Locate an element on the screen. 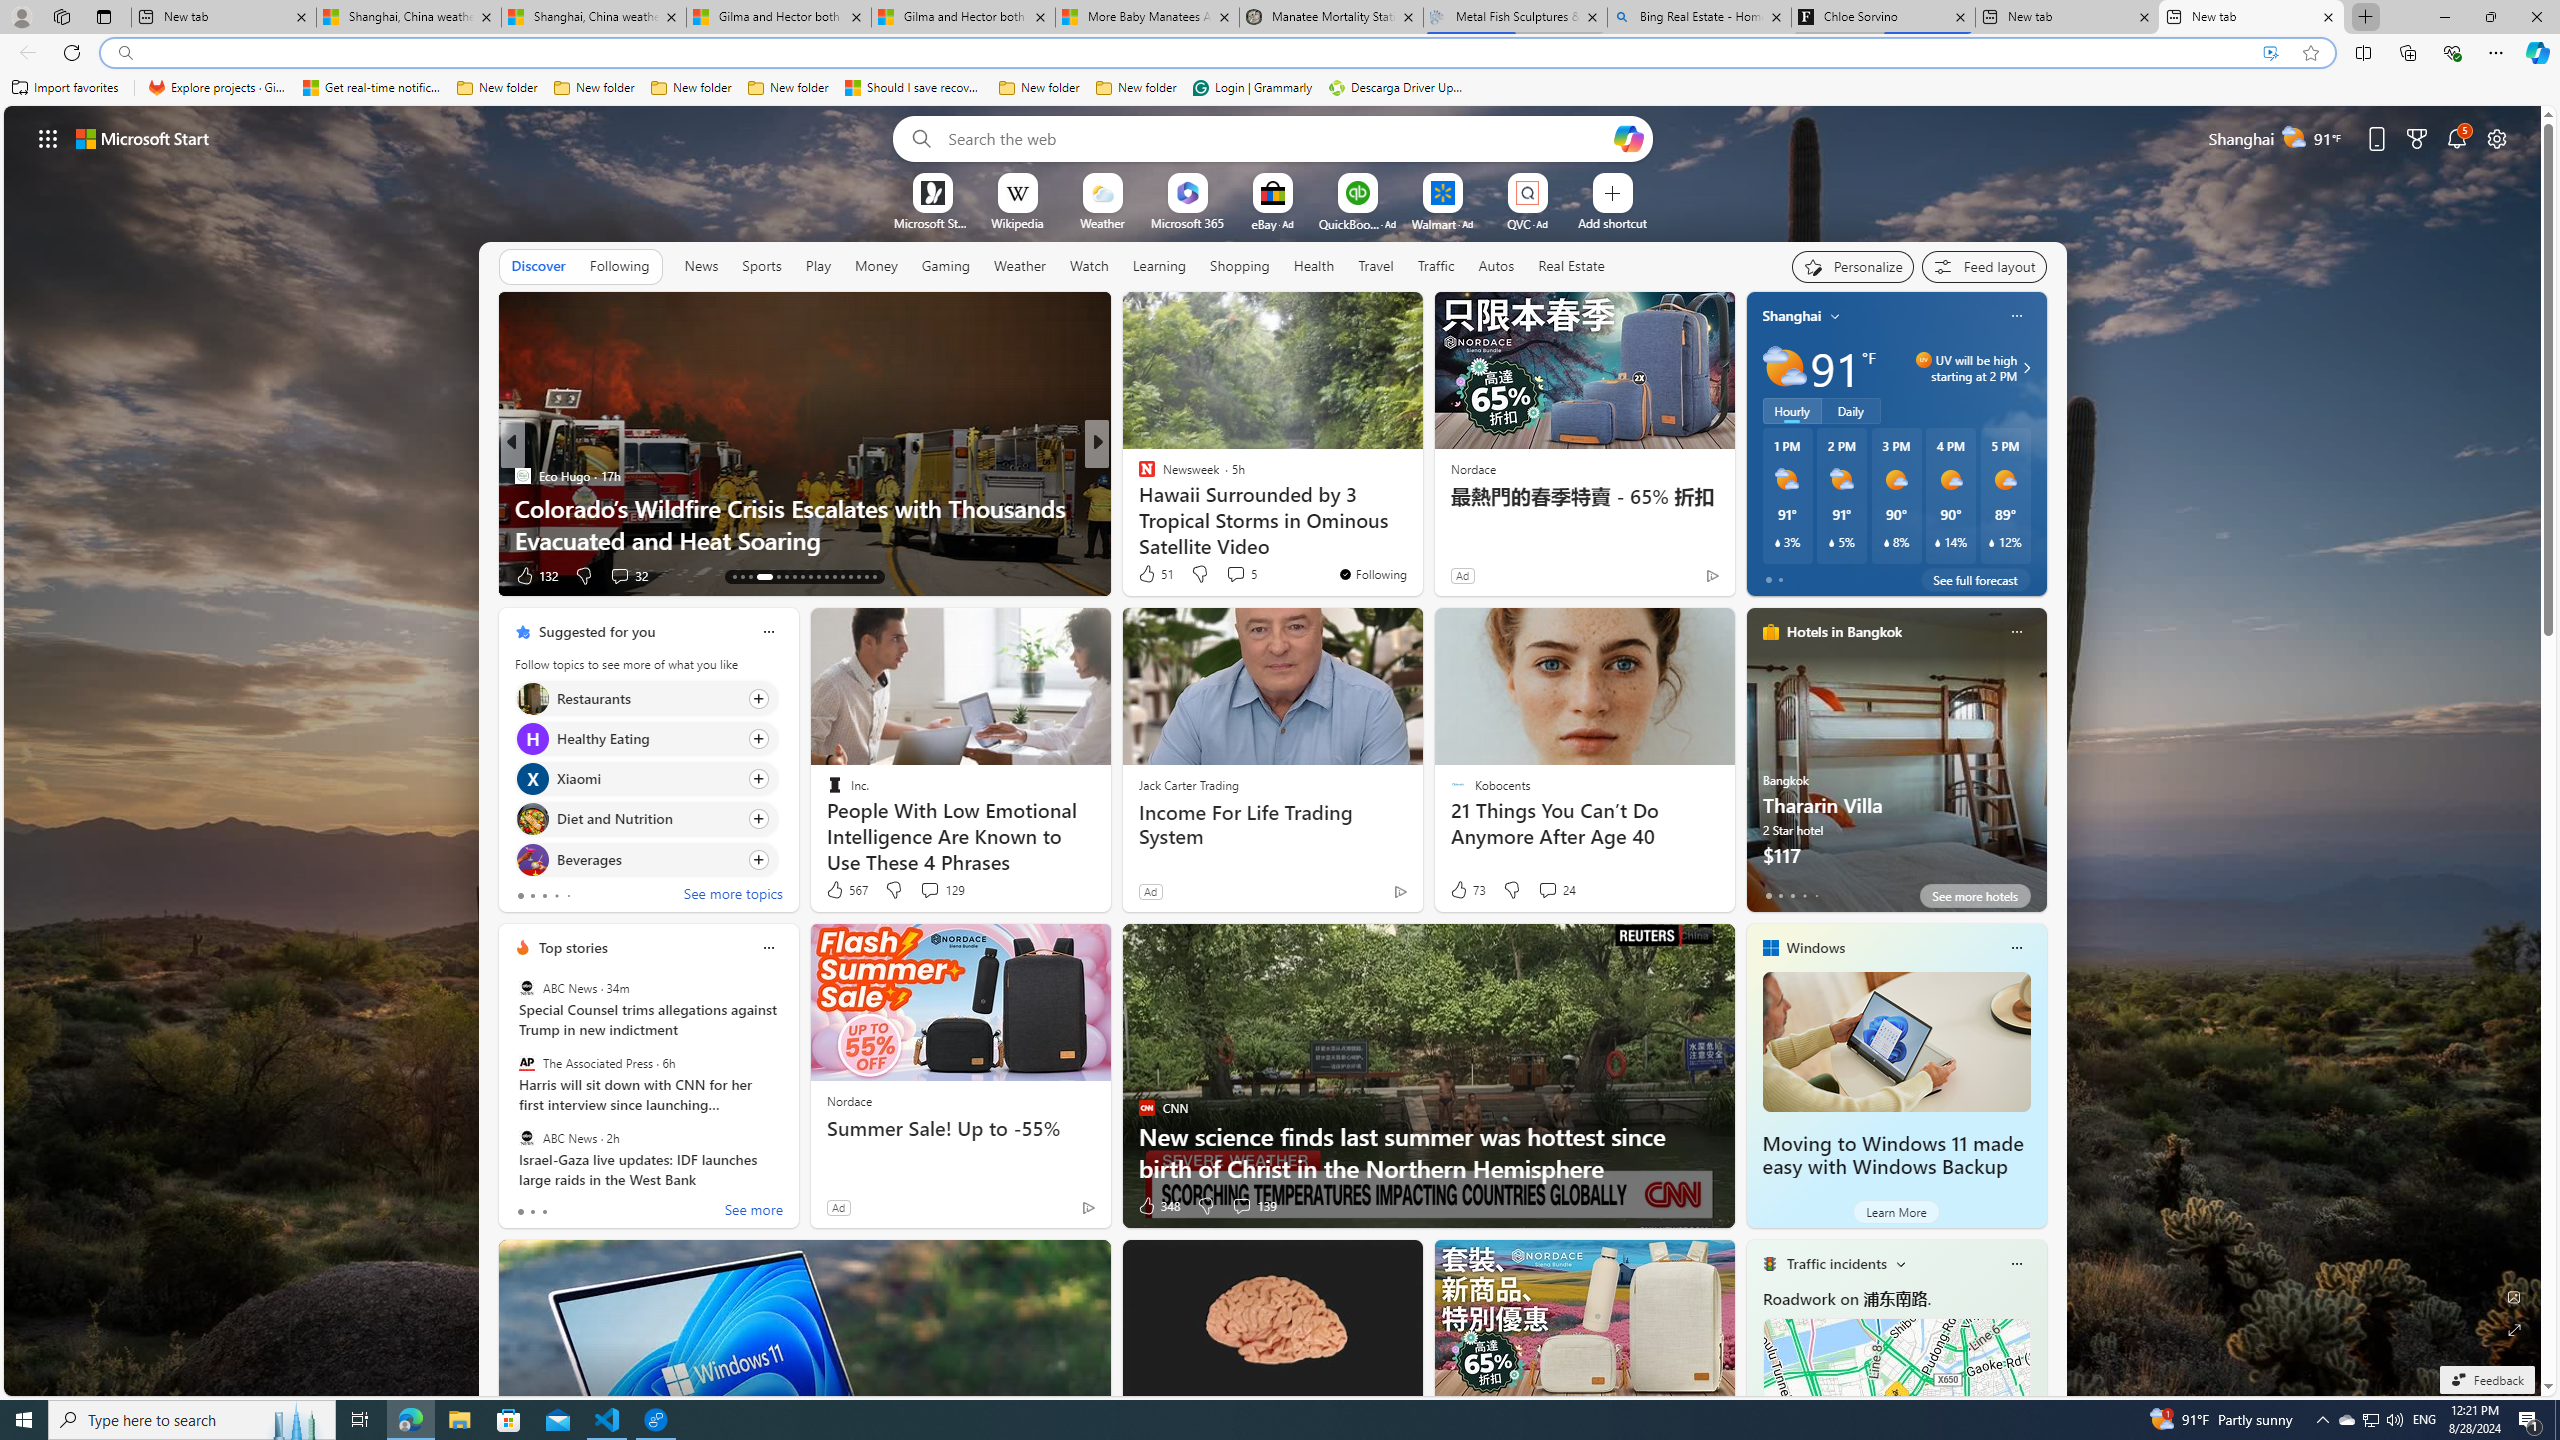  'Search icon' is located at coordinates (125, 53).